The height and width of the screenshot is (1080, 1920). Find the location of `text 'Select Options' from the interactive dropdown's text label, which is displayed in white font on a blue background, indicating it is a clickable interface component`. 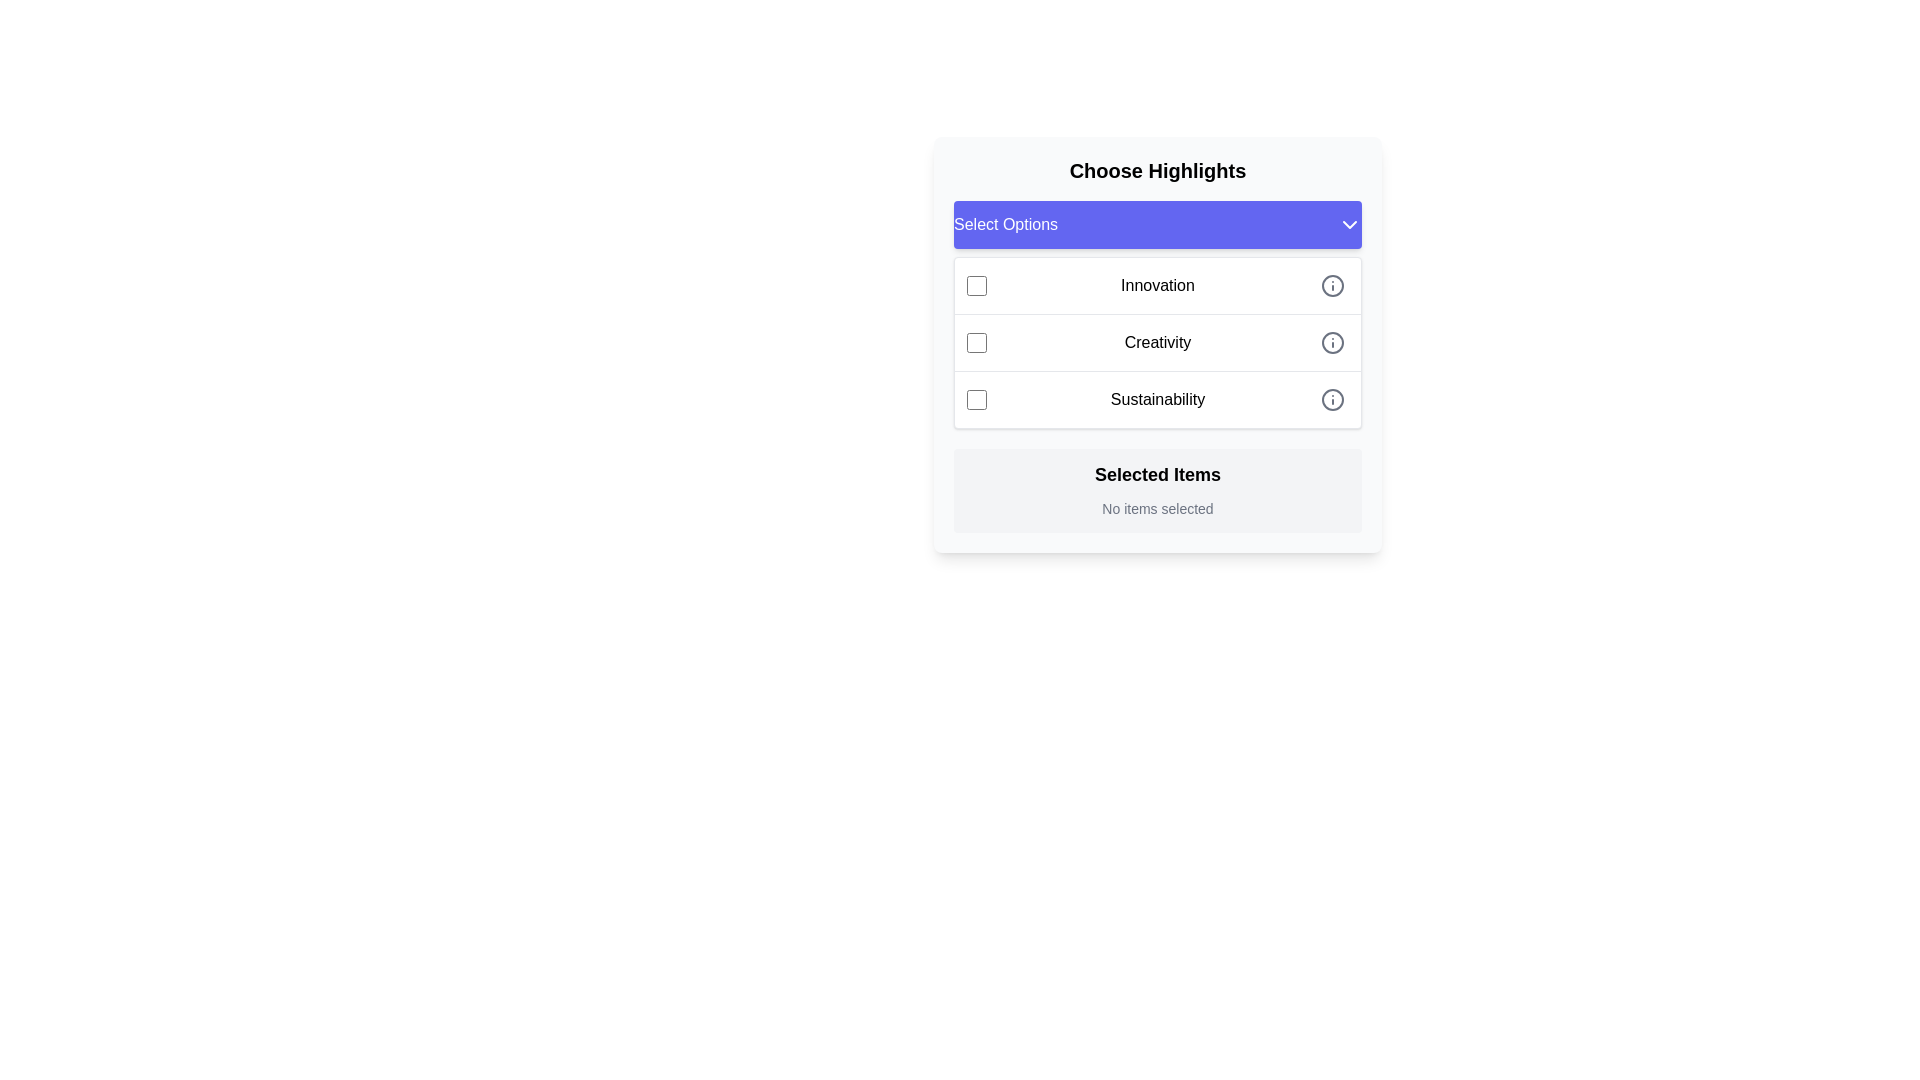

text 'Select Options' from the interactive dropdown's text label, which is displayed in white font on a blue background, indicating it is a clickable interface component is located at coordinates (1006, 224).